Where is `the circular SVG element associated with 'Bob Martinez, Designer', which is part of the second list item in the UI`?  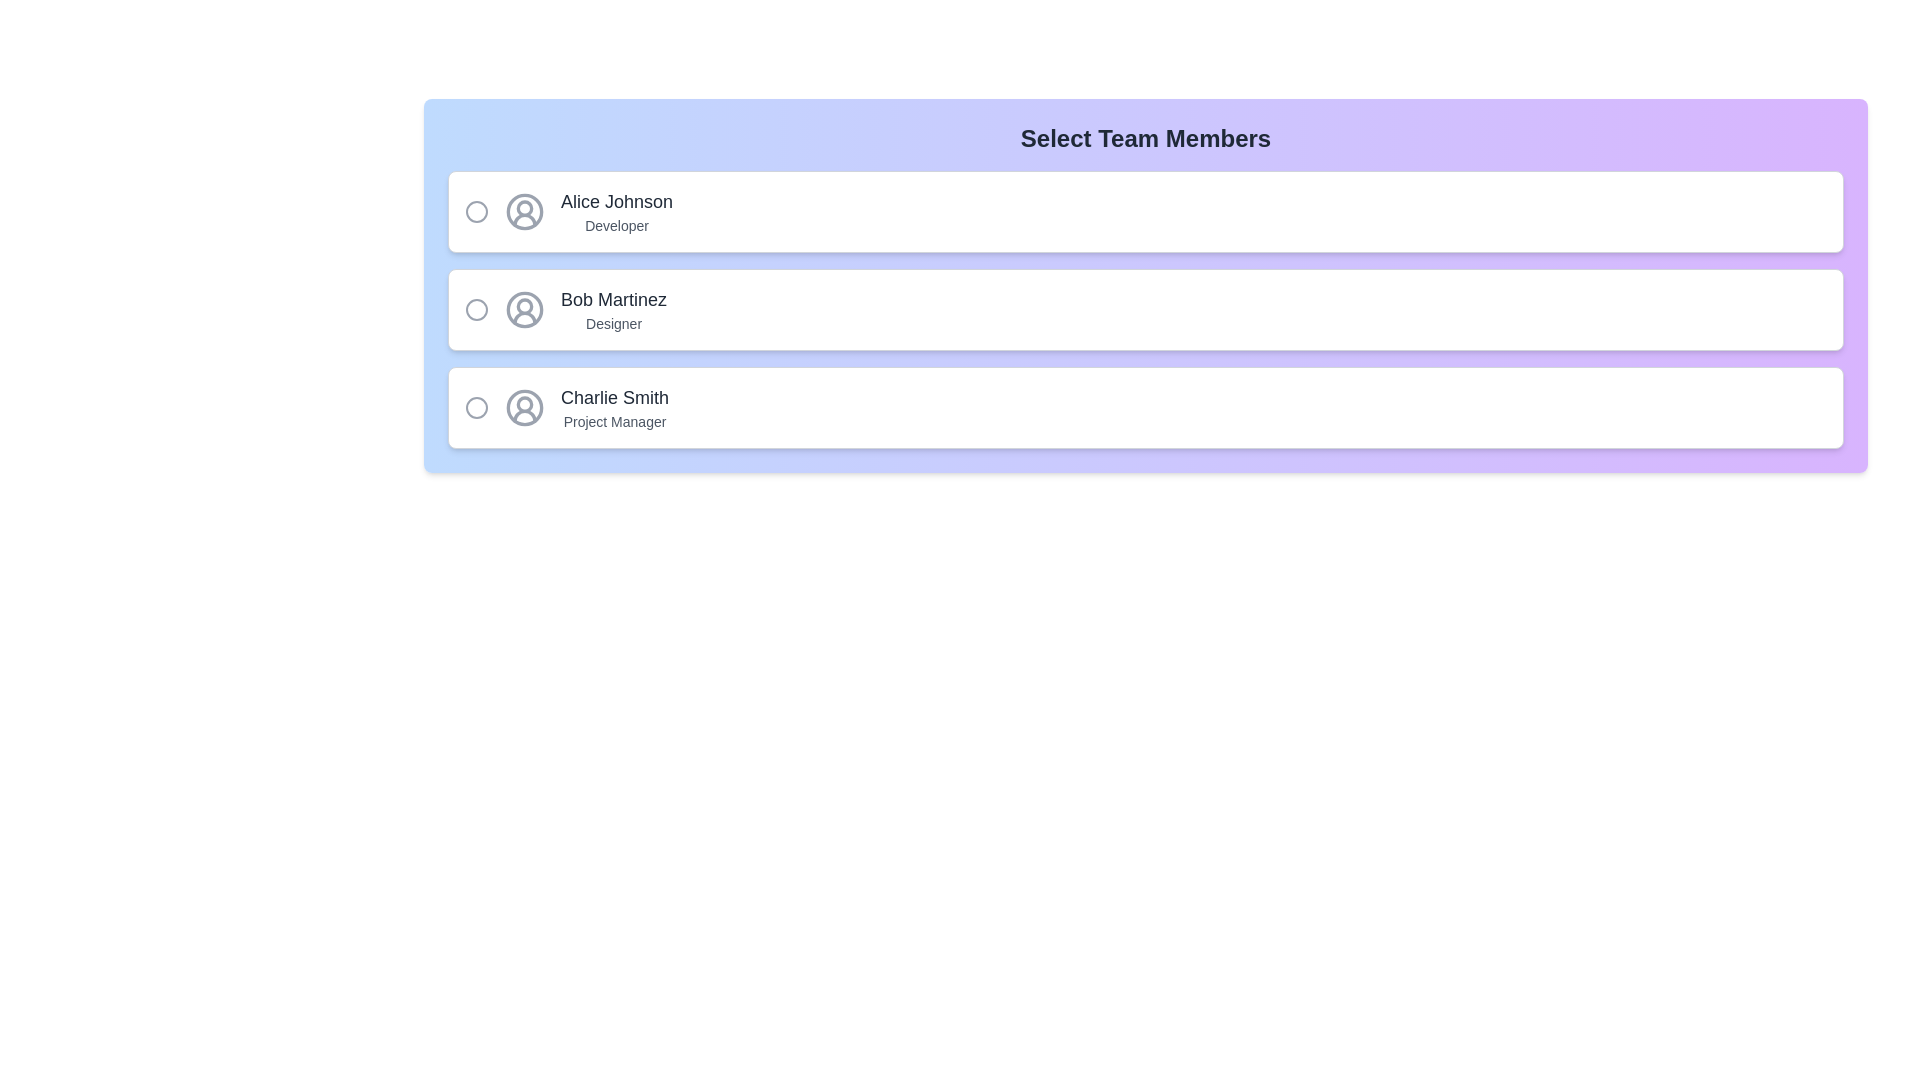
the circular SVG element associated with 'Bob Martinez, Designer', which is part of the second list item in the UI is located at coordinates (475, 309).